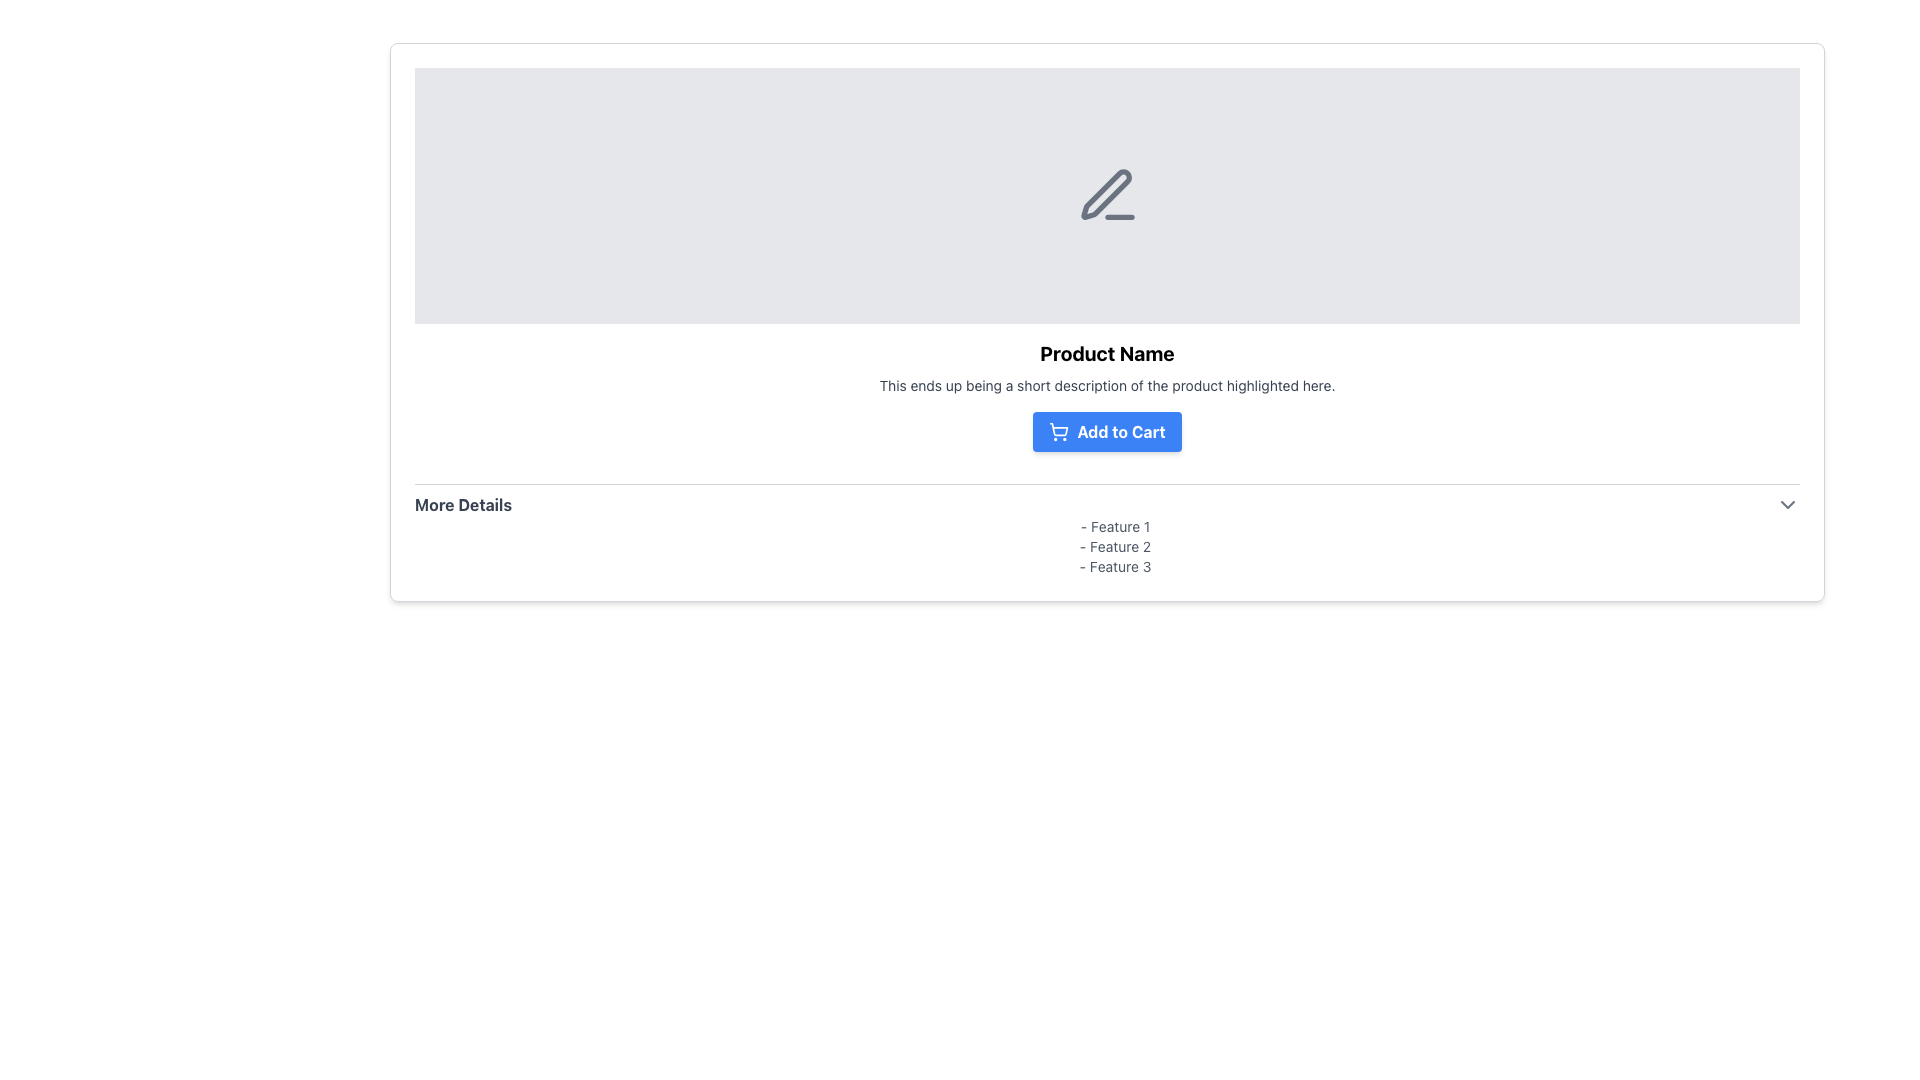  What do you see at coordinates (1788, 504) in the screenshot?
I see `the Chevron SVG Icon located on the farthest right side of the 'More Details' section` at bounding box center [1788, 504].